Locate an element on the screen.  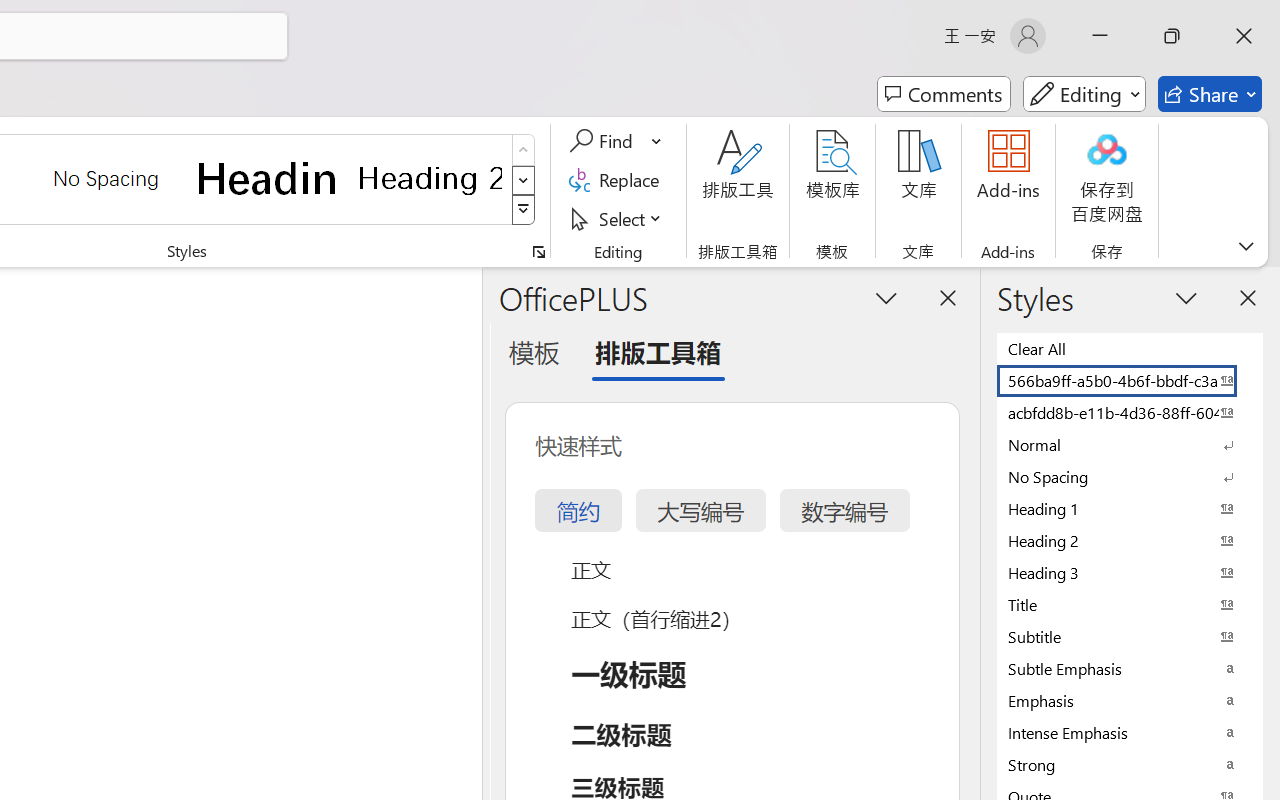
'Heading 3' is located at coordinates (1130, 571).